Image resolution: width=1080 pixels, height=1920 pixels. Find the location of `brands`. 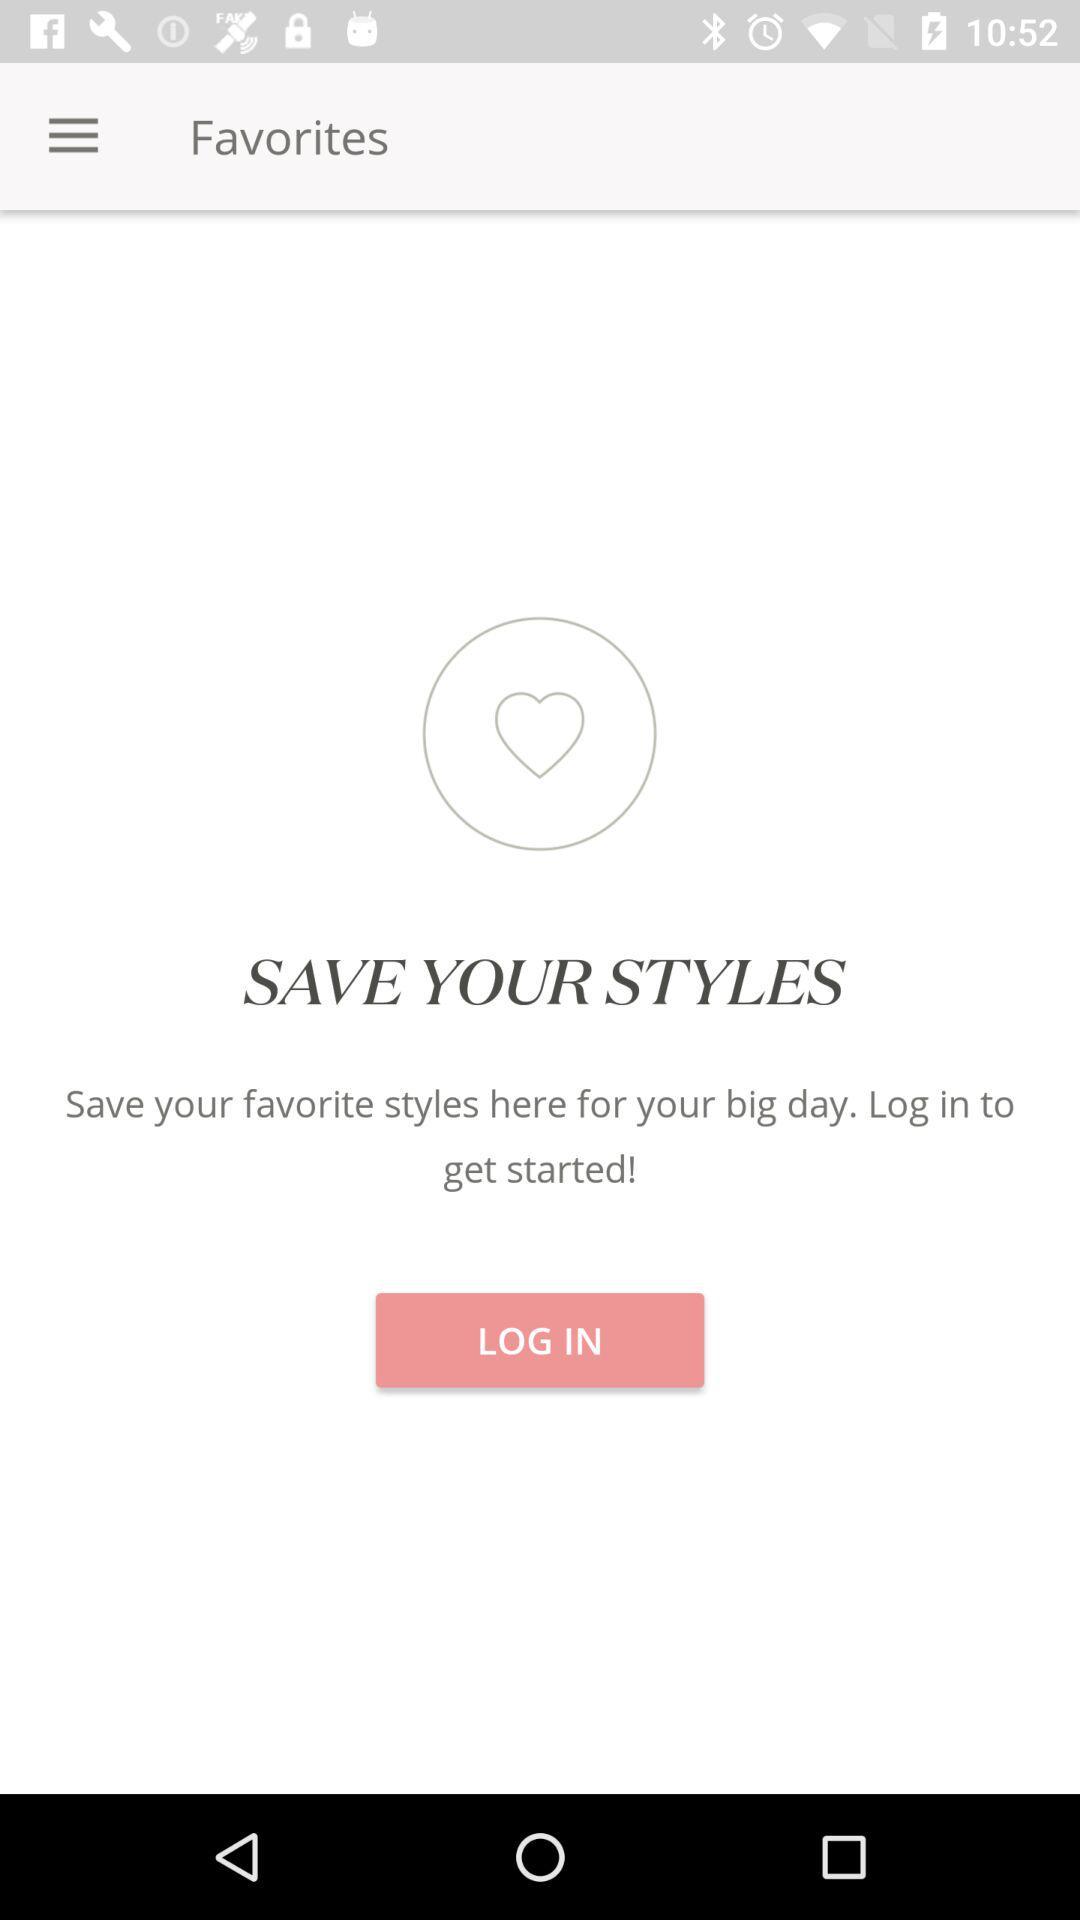

brands is located at coordinates (898, 279).